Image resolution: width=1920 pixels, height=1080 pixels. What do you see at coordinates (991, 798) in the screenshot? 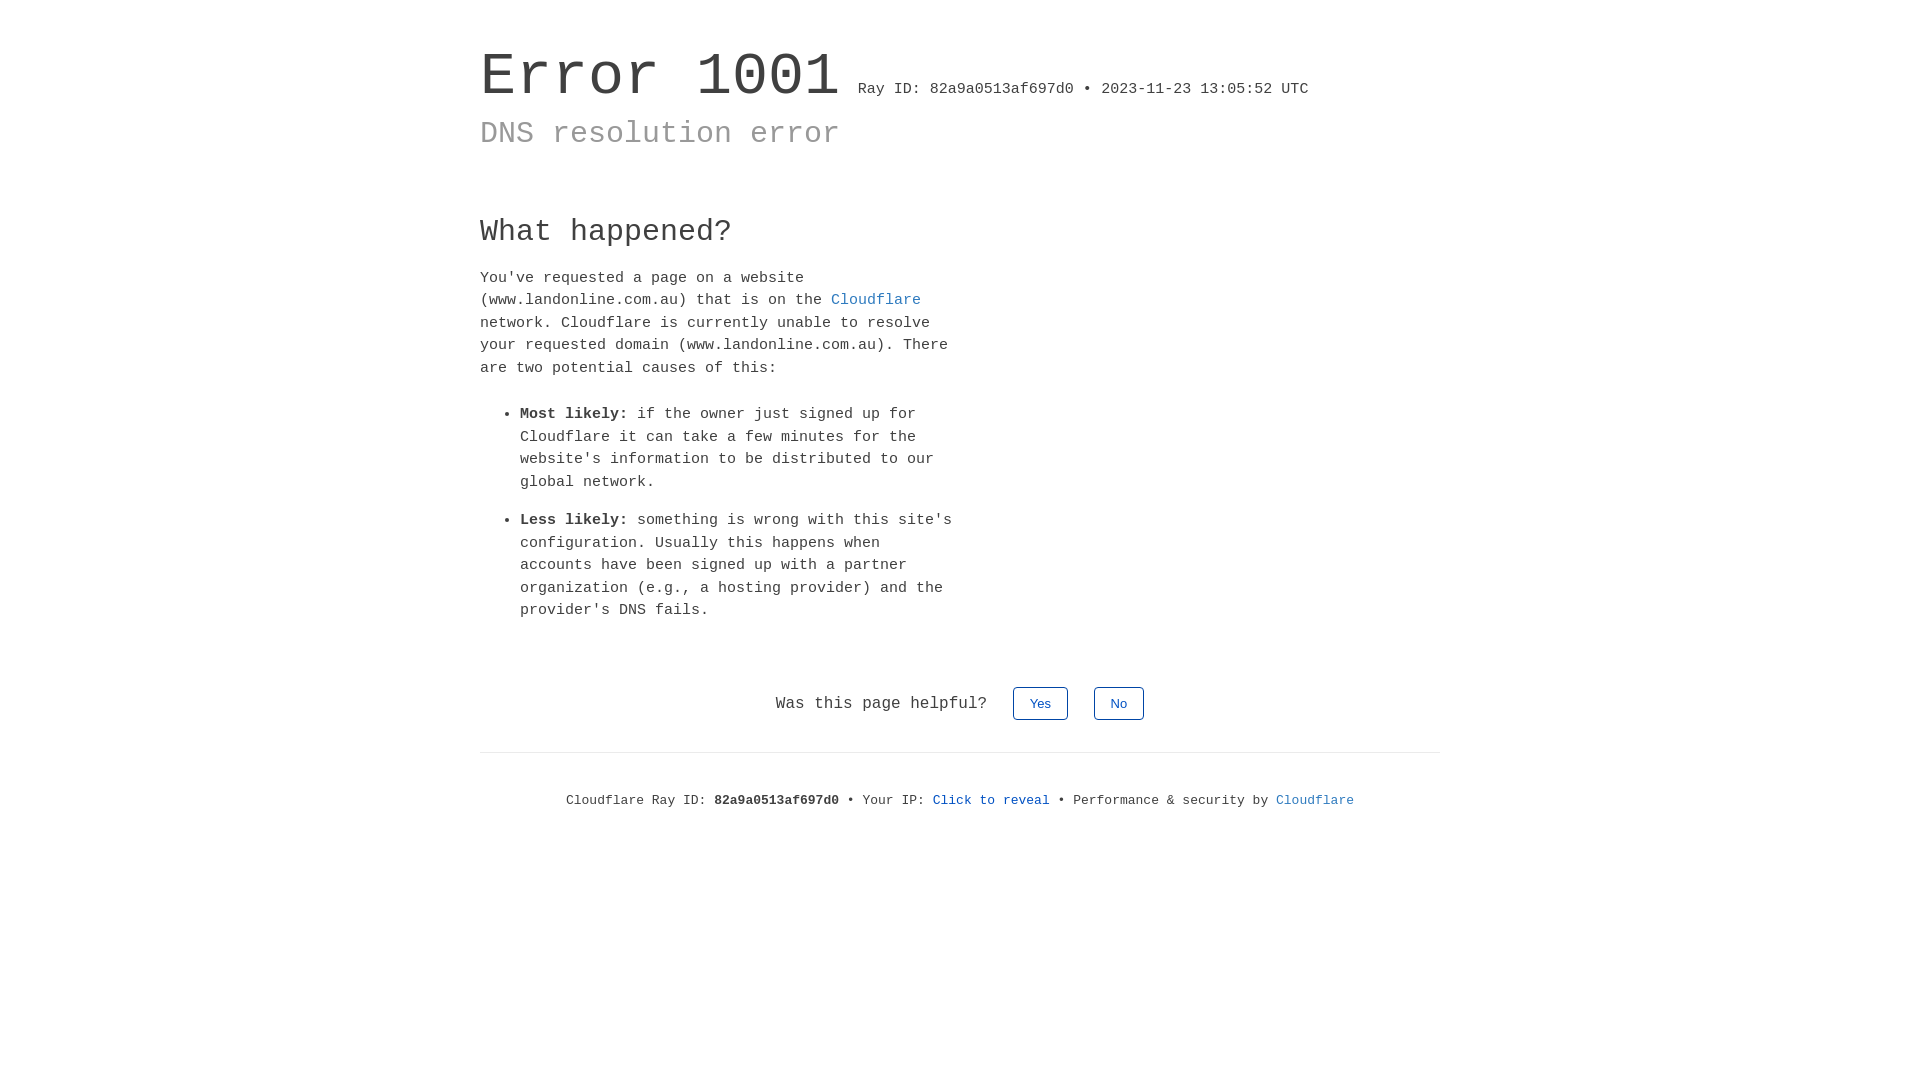
I see `'Click to reveal'` at bounding box center [991, 798].